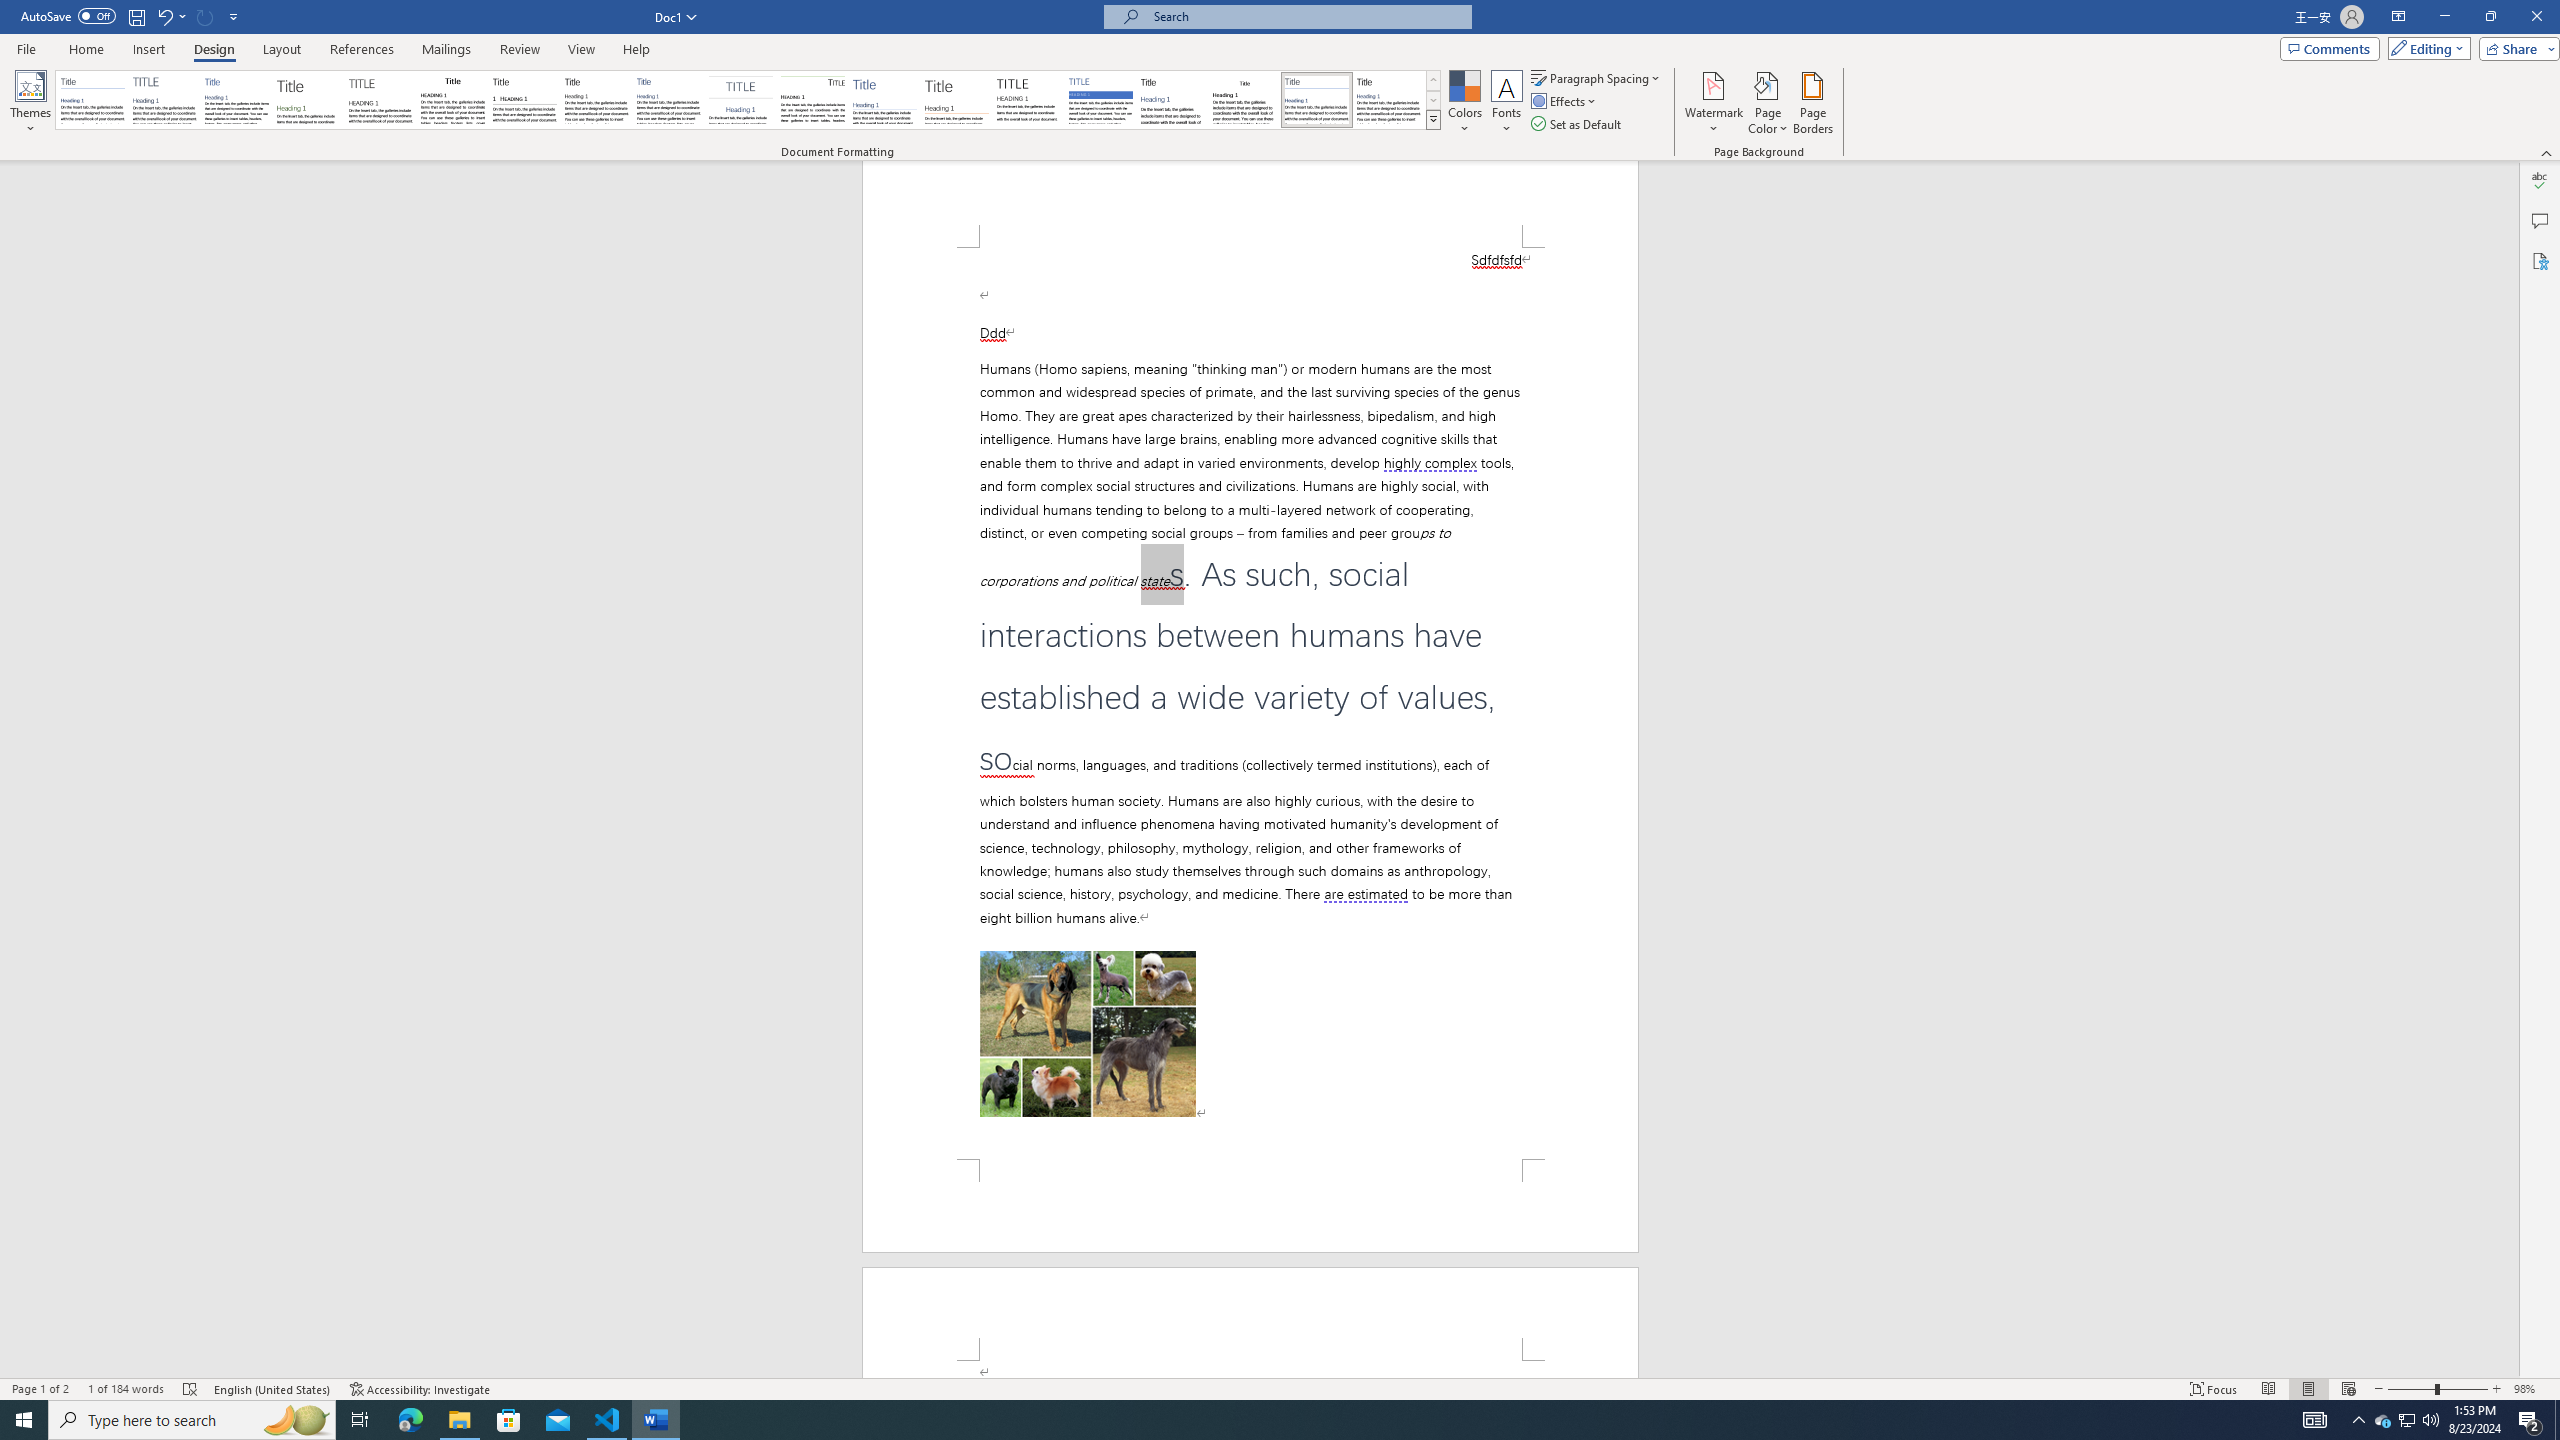 The height and width of the screenshot is (1440, 2560). Describe the element at coordinates (1597, 77) in the screenshot. I see `'Paragraph Spacing'` at that location.